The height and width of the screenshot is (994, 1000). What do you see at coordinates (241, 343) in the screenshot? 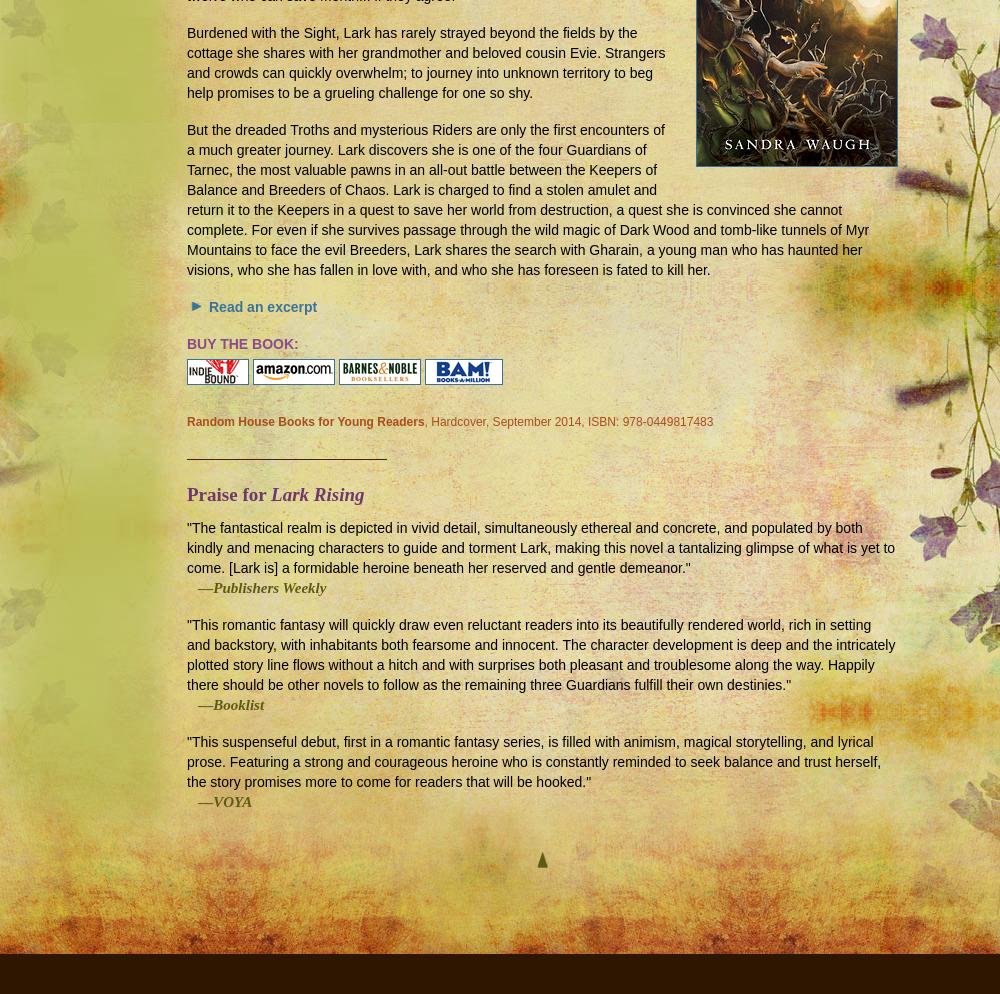
I see `'BUY THE BOOK:'` at bounding box center [241, 343].